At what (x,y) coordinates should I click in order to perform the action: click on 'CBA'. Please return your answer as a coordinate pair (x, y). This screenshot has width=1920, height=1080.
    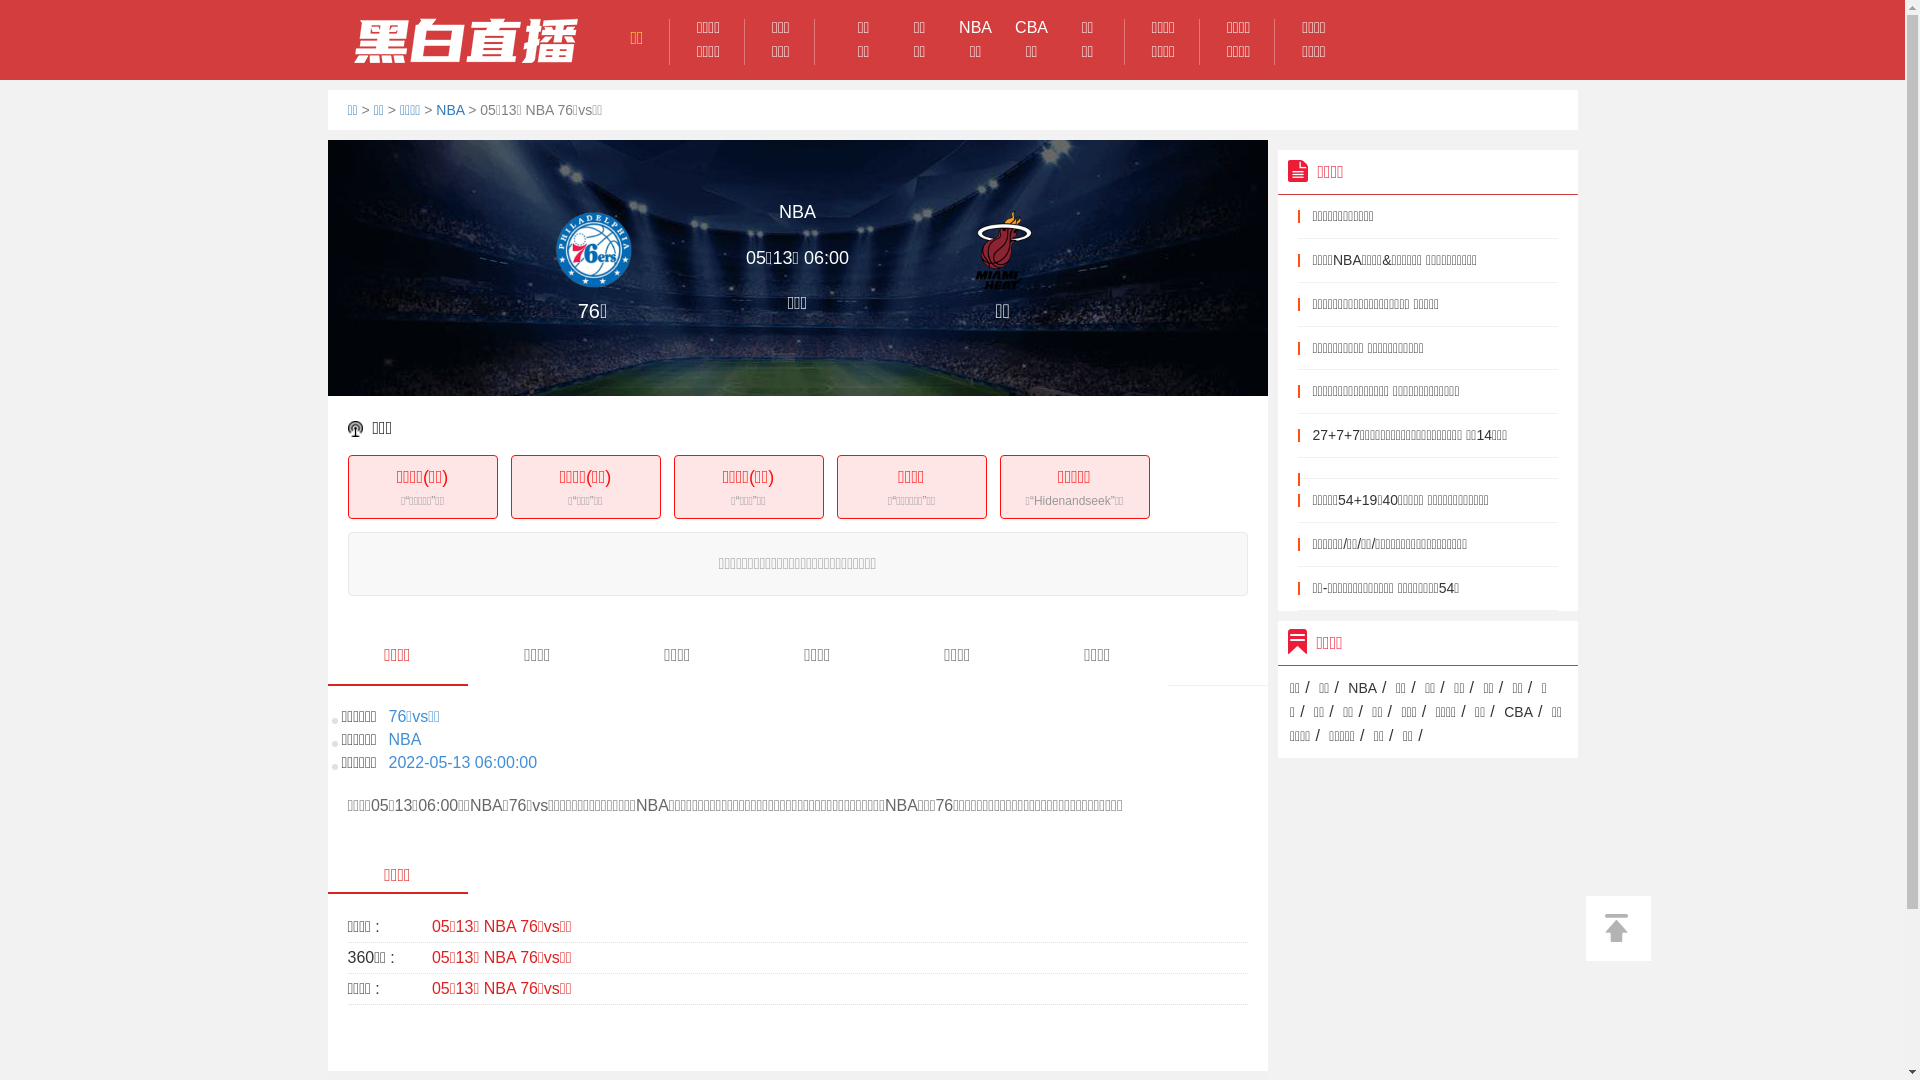
    Looking at the image, I should click on (1032, 27).